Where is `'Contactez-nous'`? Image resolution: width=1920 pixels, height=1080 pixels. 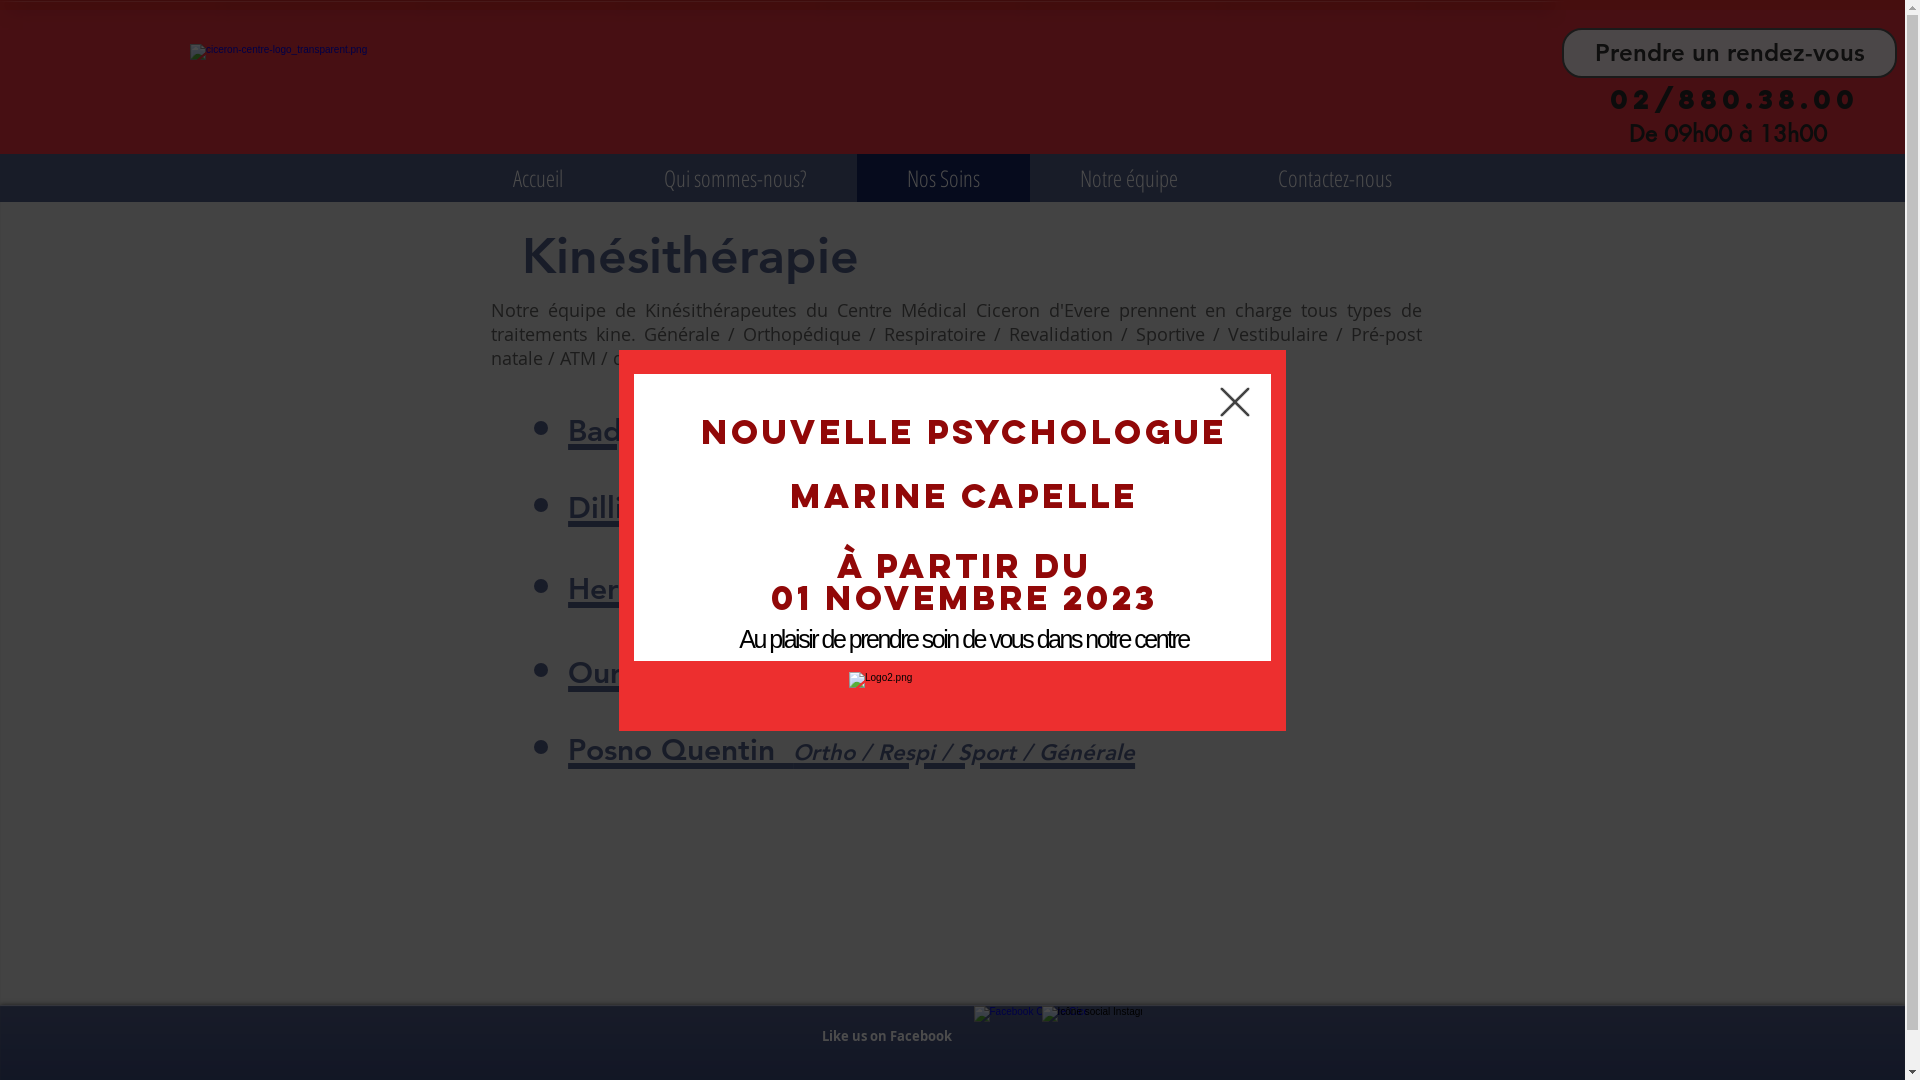
'Contactez-nous' is located at coordinates (1334, 176).